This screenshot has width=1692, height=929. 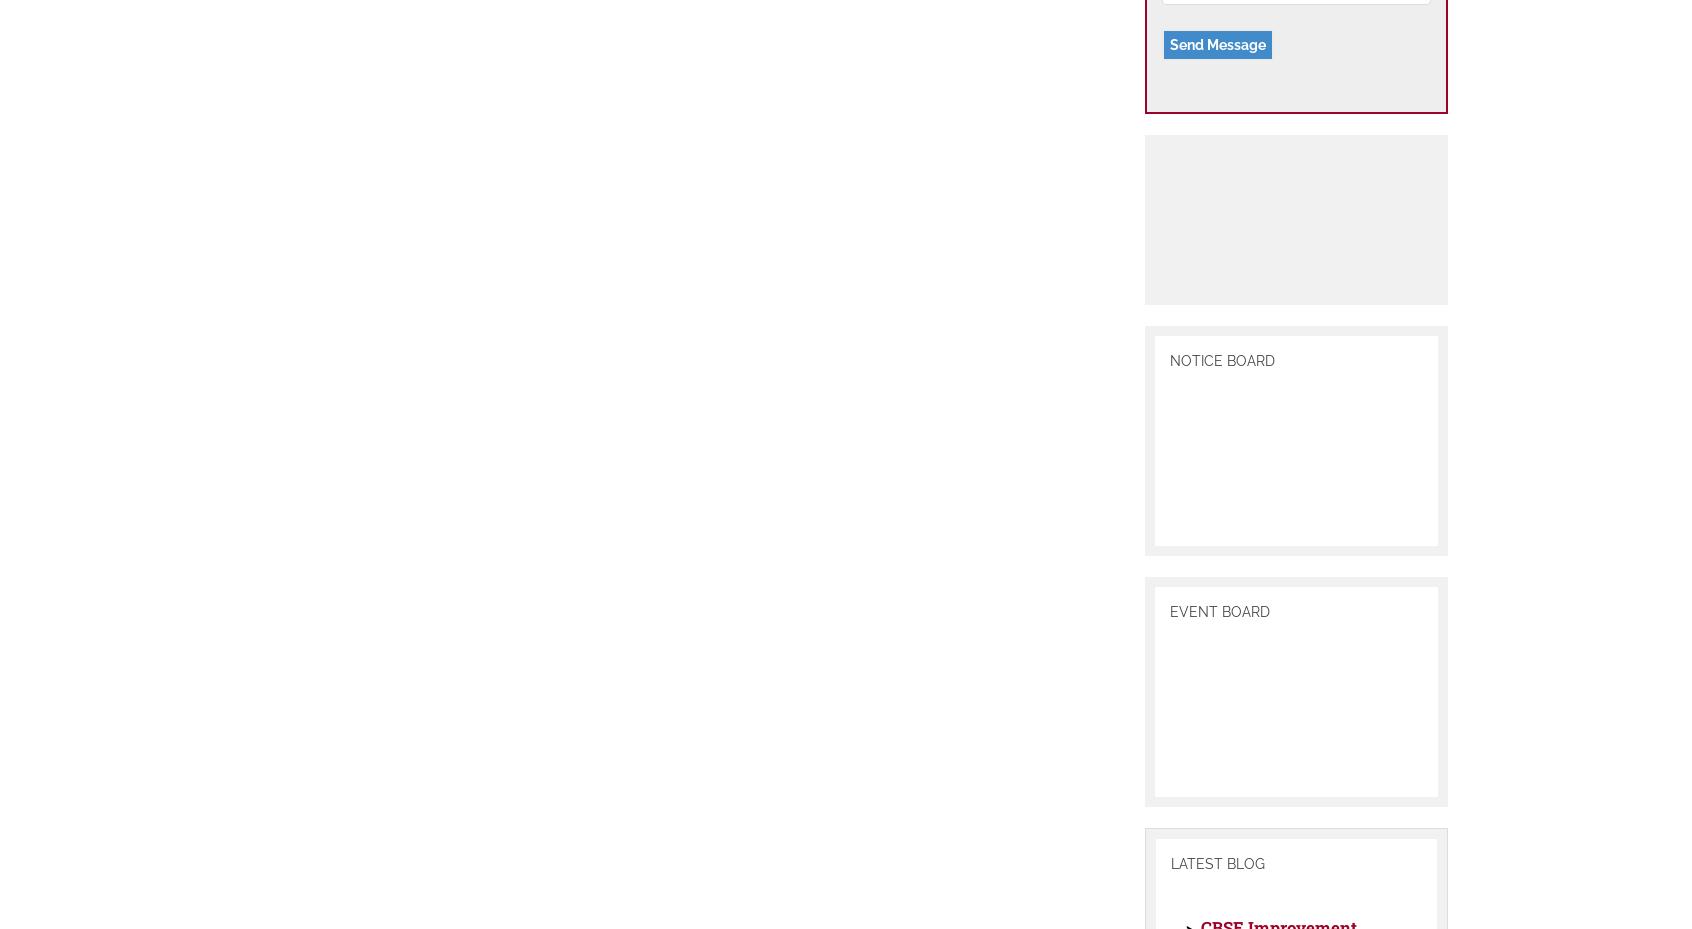 I want to click on 'Test Event 1', so click(x=1234, y=480).